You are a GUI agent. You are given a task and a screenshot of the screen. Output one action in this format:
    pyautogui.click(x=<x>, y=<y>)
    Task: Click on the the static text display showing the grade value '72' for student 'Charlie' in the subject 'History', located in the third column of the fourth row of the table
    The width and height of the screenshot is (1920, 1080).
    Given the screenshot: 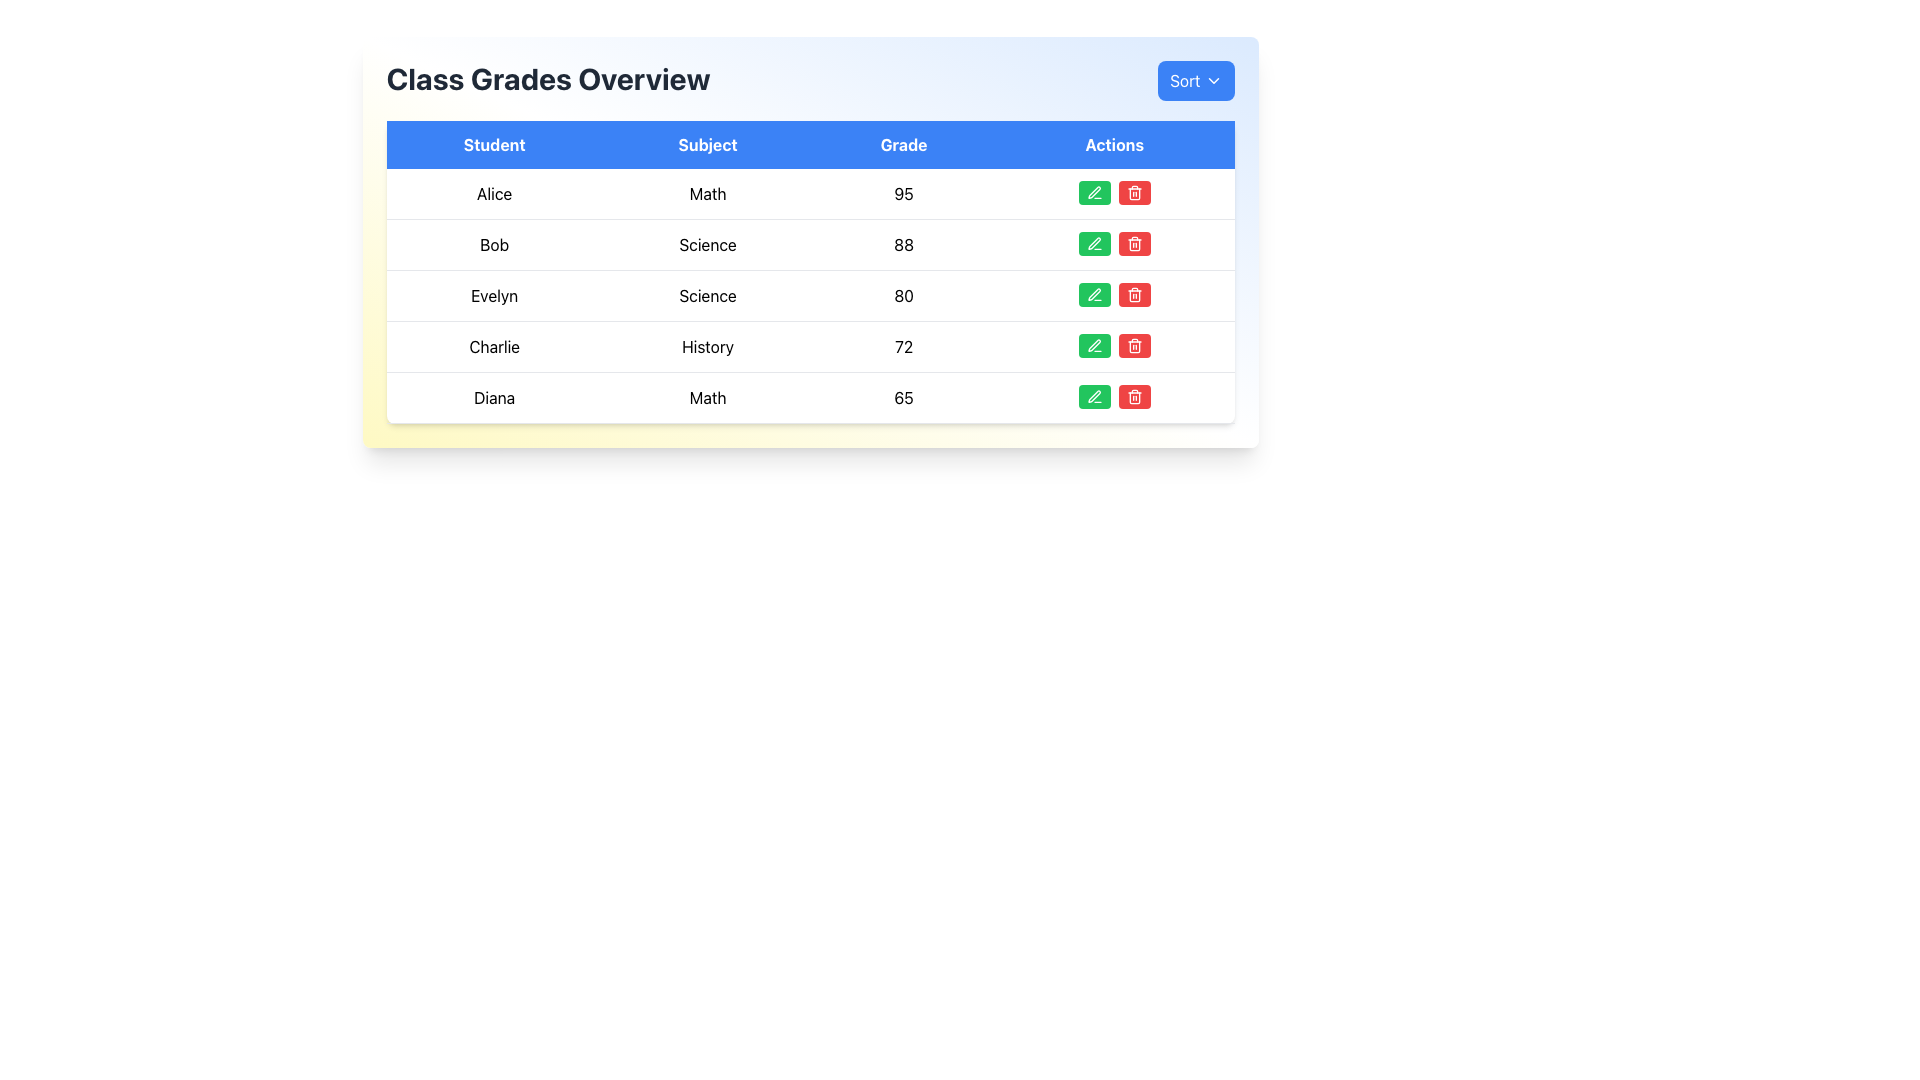 What is the action you would take?
    pyautogui.click(x=903, y=346)
    